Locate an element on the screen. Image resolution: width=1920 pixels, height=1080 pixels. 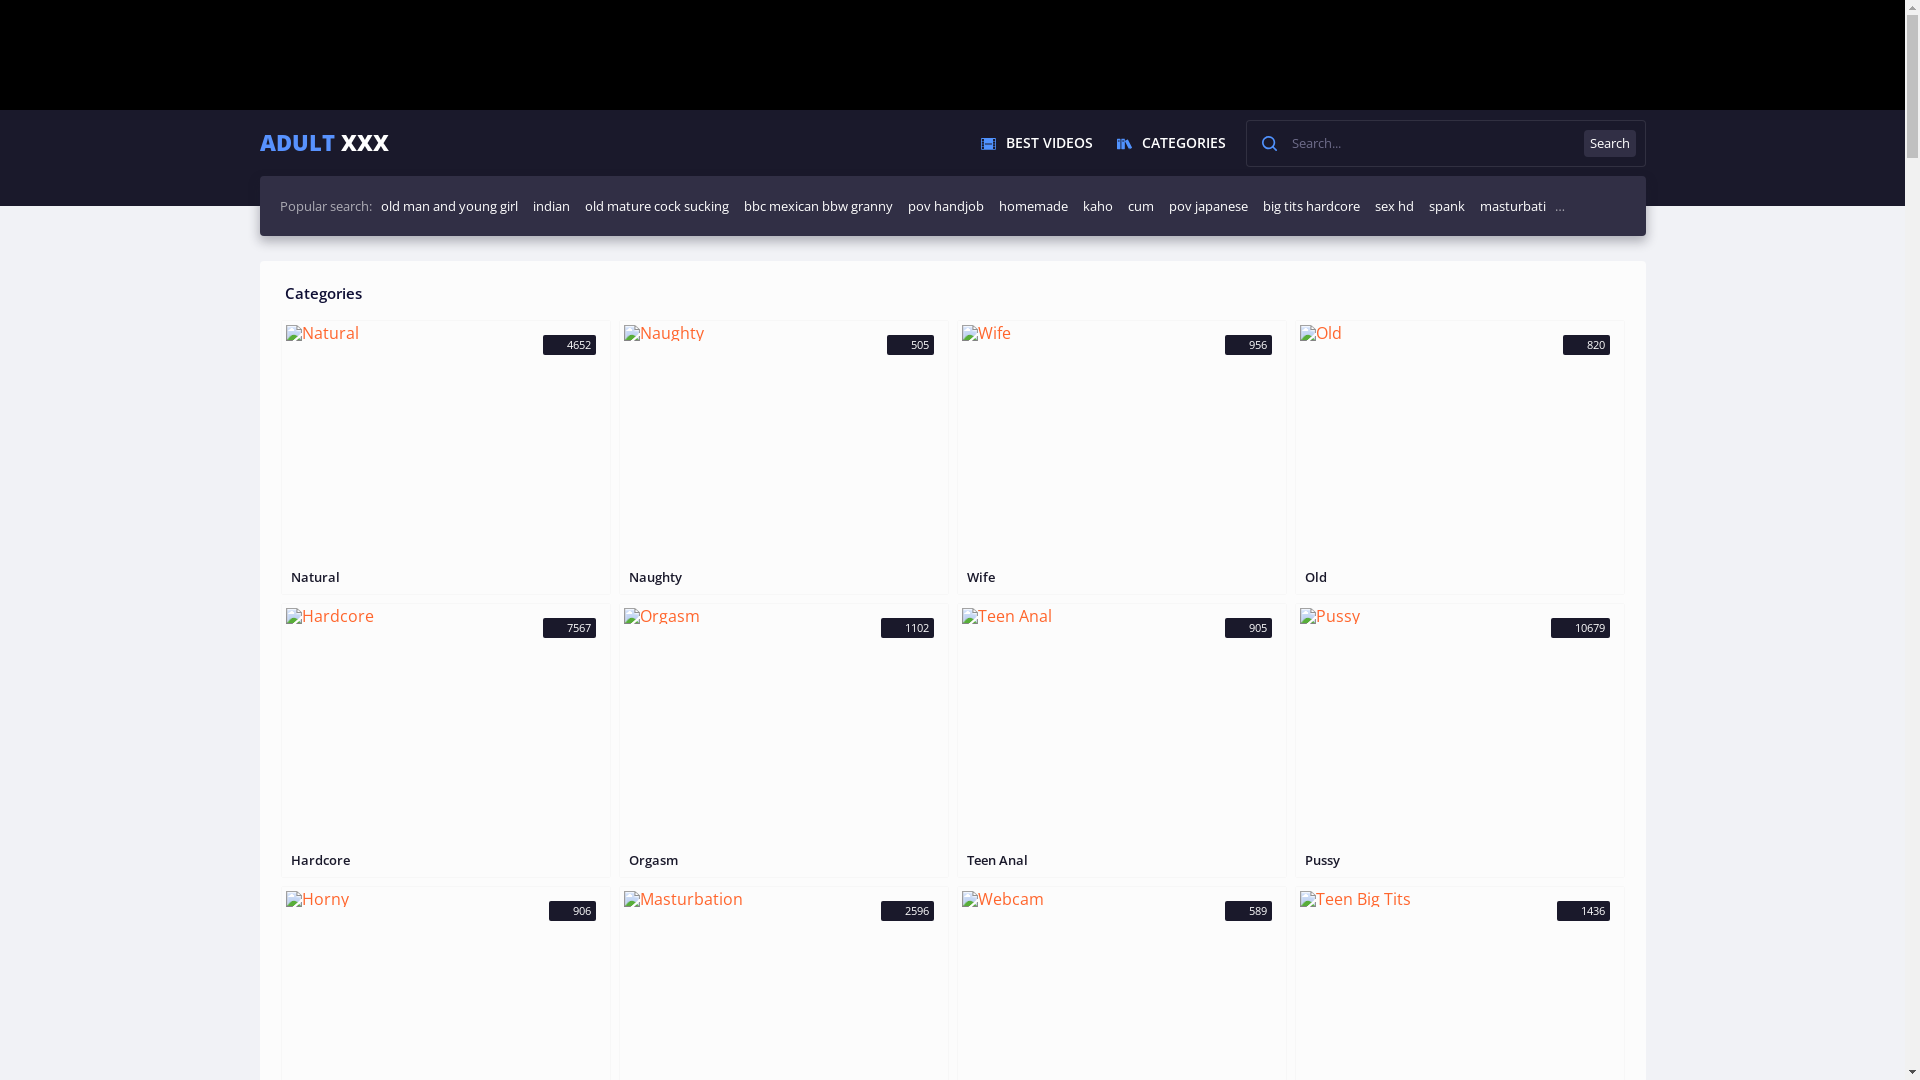
'820' is located at coordinates (1459, 443).